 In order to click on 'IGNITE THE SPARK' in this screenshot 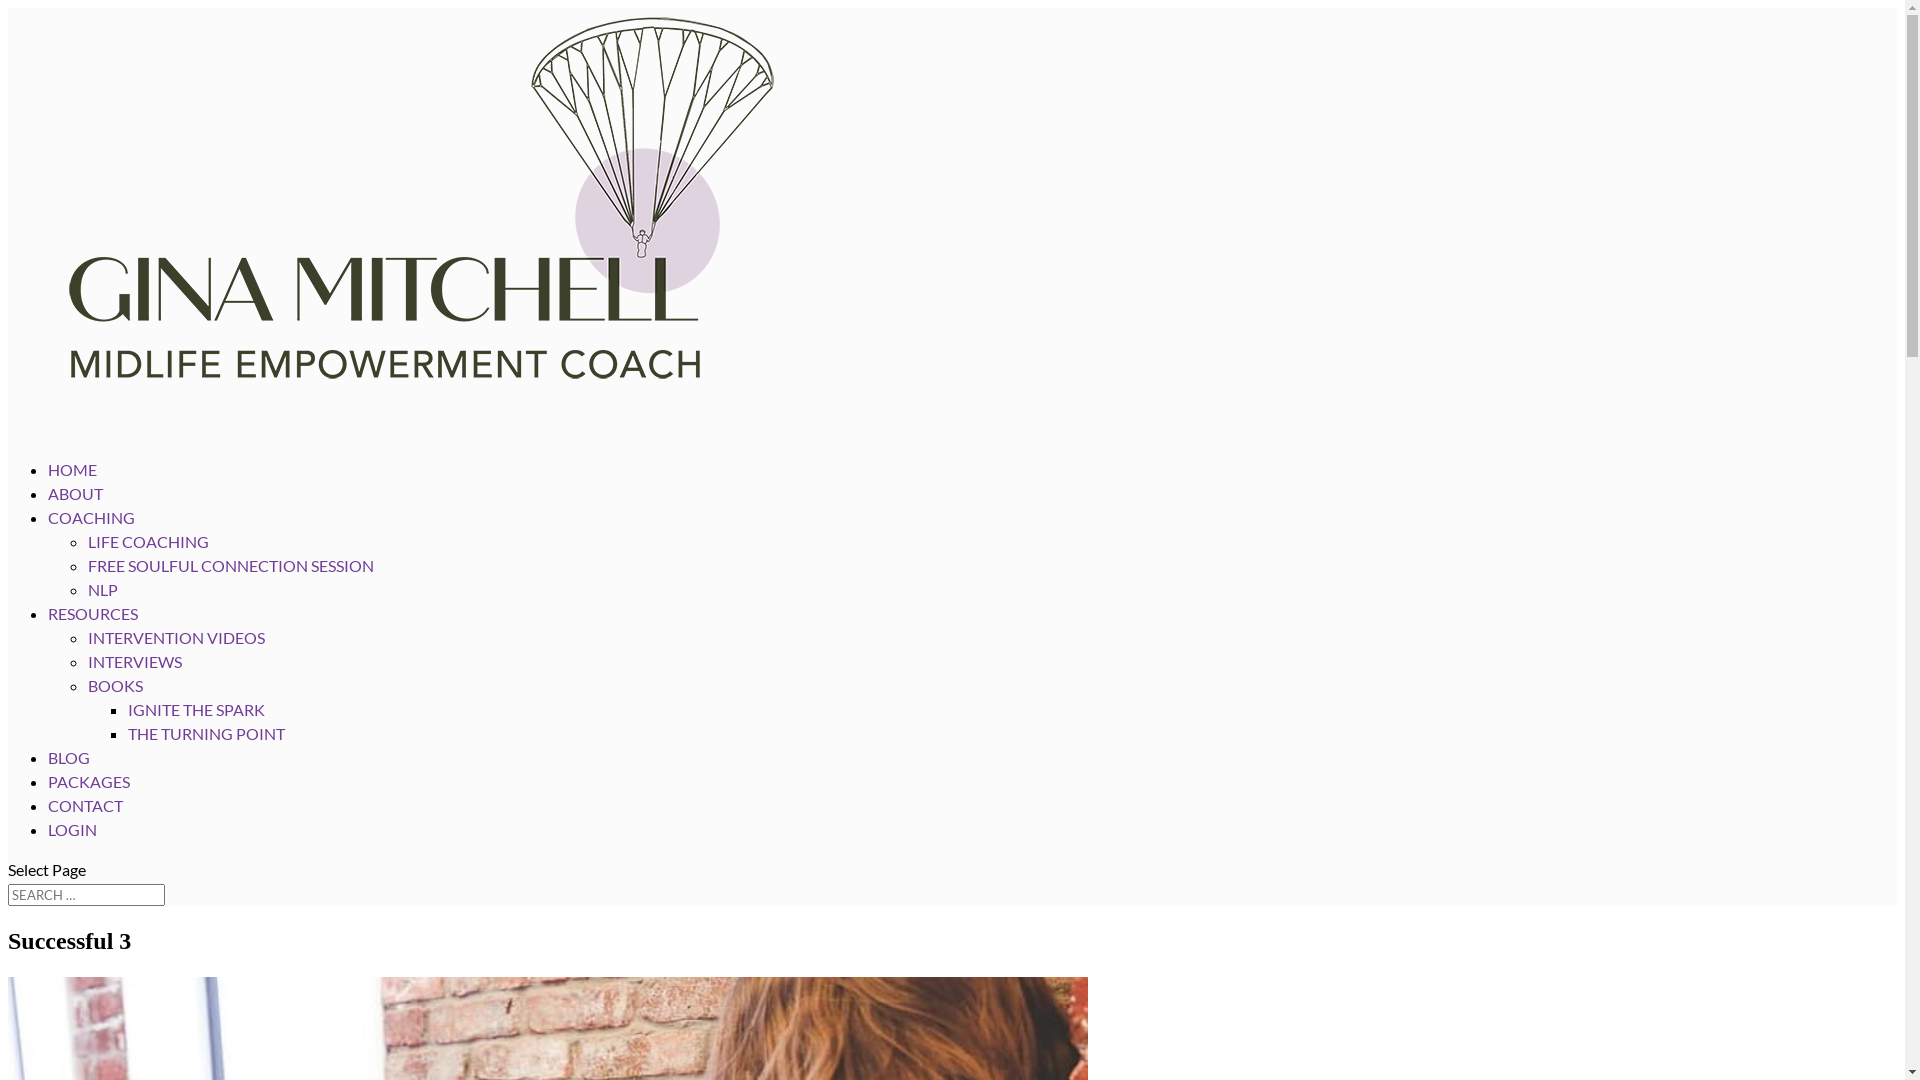, I will do `click(196, 708)`.